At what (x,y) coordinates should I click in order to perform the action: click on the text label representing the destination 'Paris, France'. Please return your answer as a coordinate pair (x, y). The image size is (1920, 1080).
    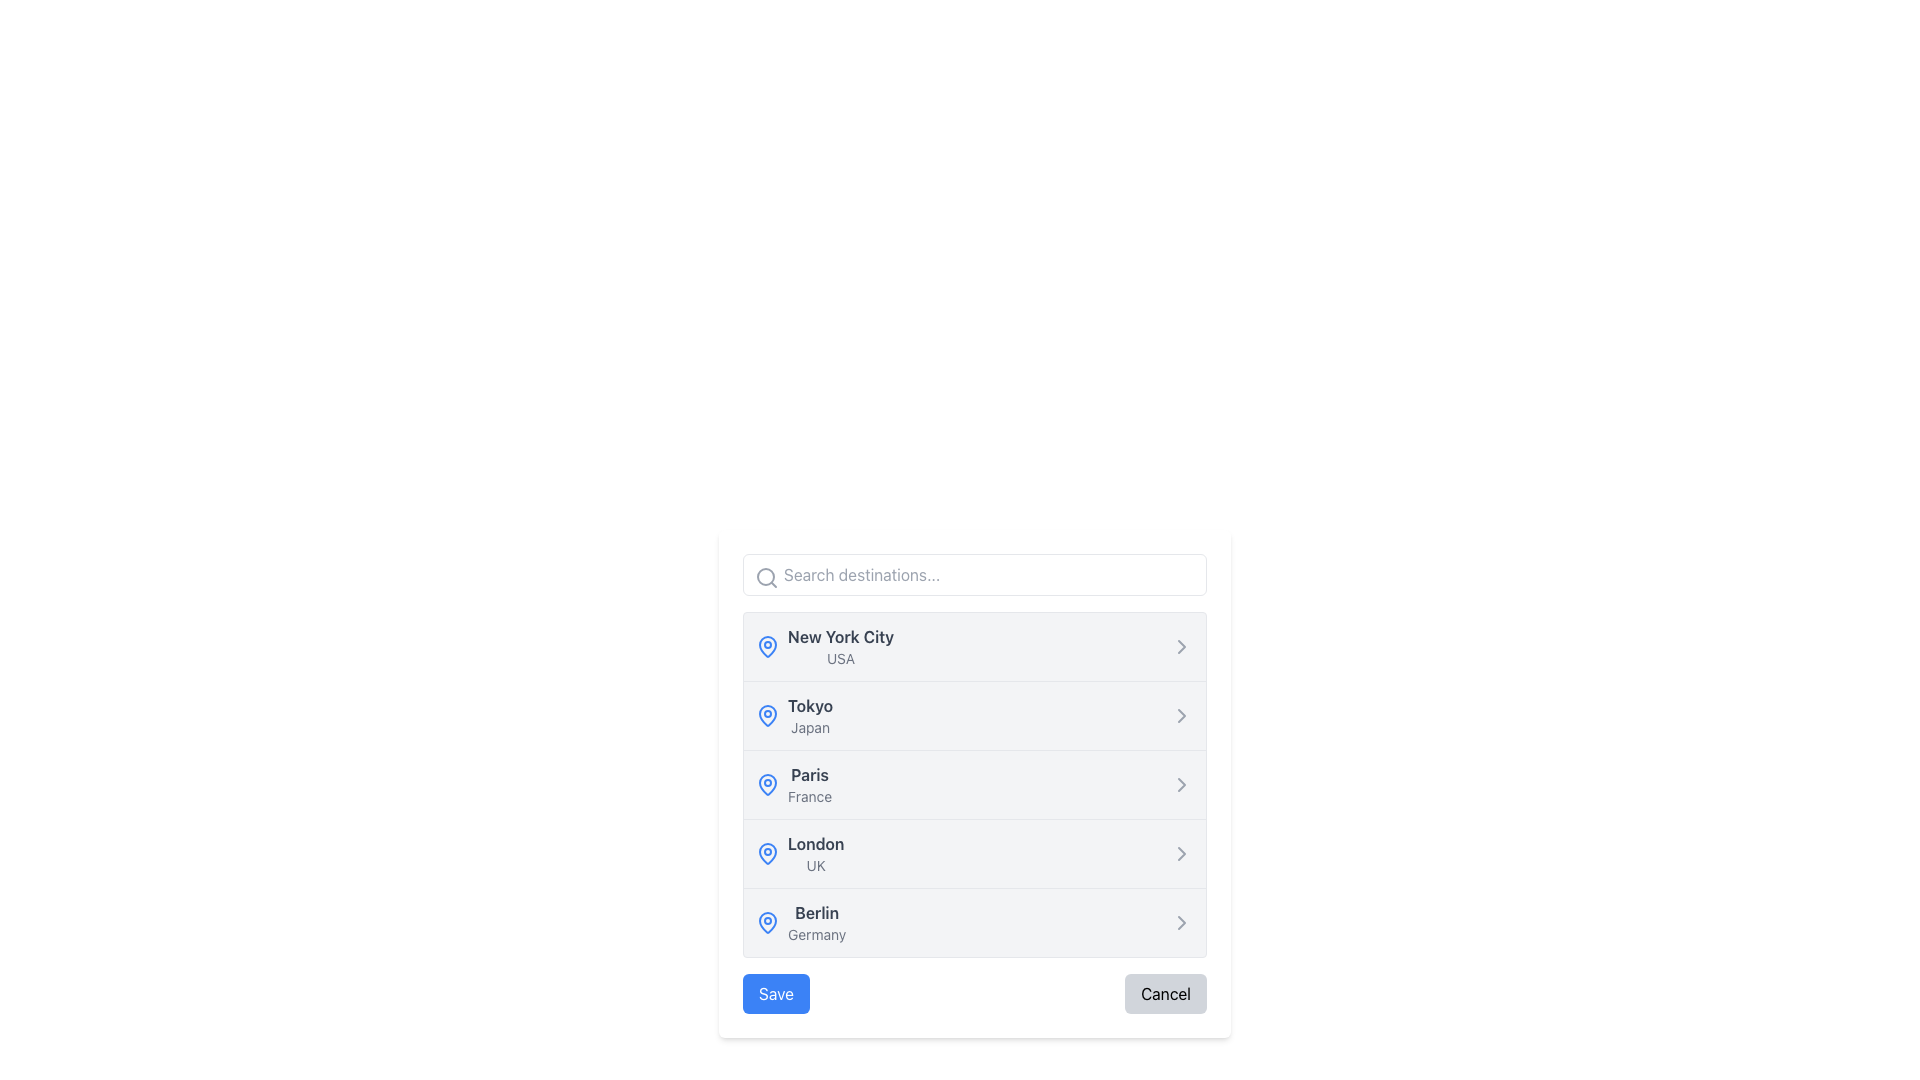
    Looking at the image, I should click on (810, 784).